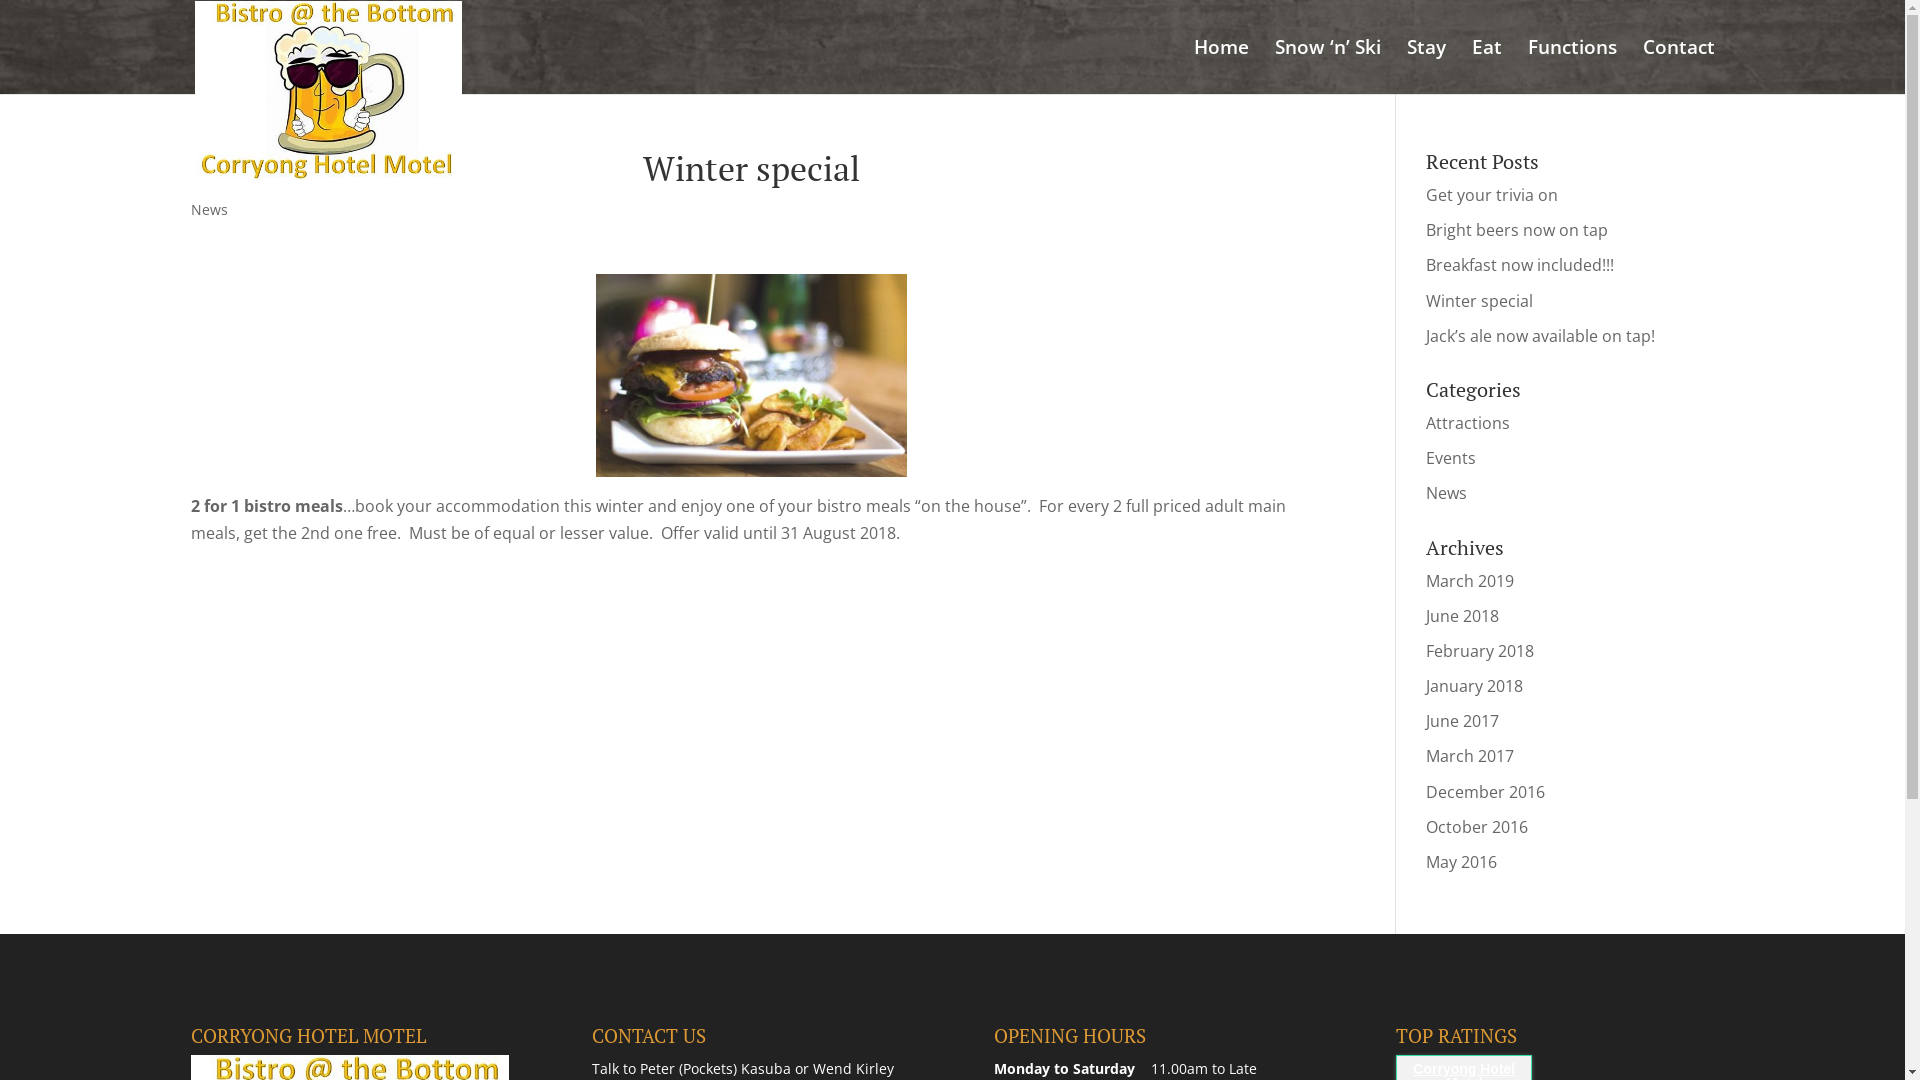  Describe the element at coordinates (1520, 264) in the screenshot. I see `'Breakfast now included!!!'` at that location.